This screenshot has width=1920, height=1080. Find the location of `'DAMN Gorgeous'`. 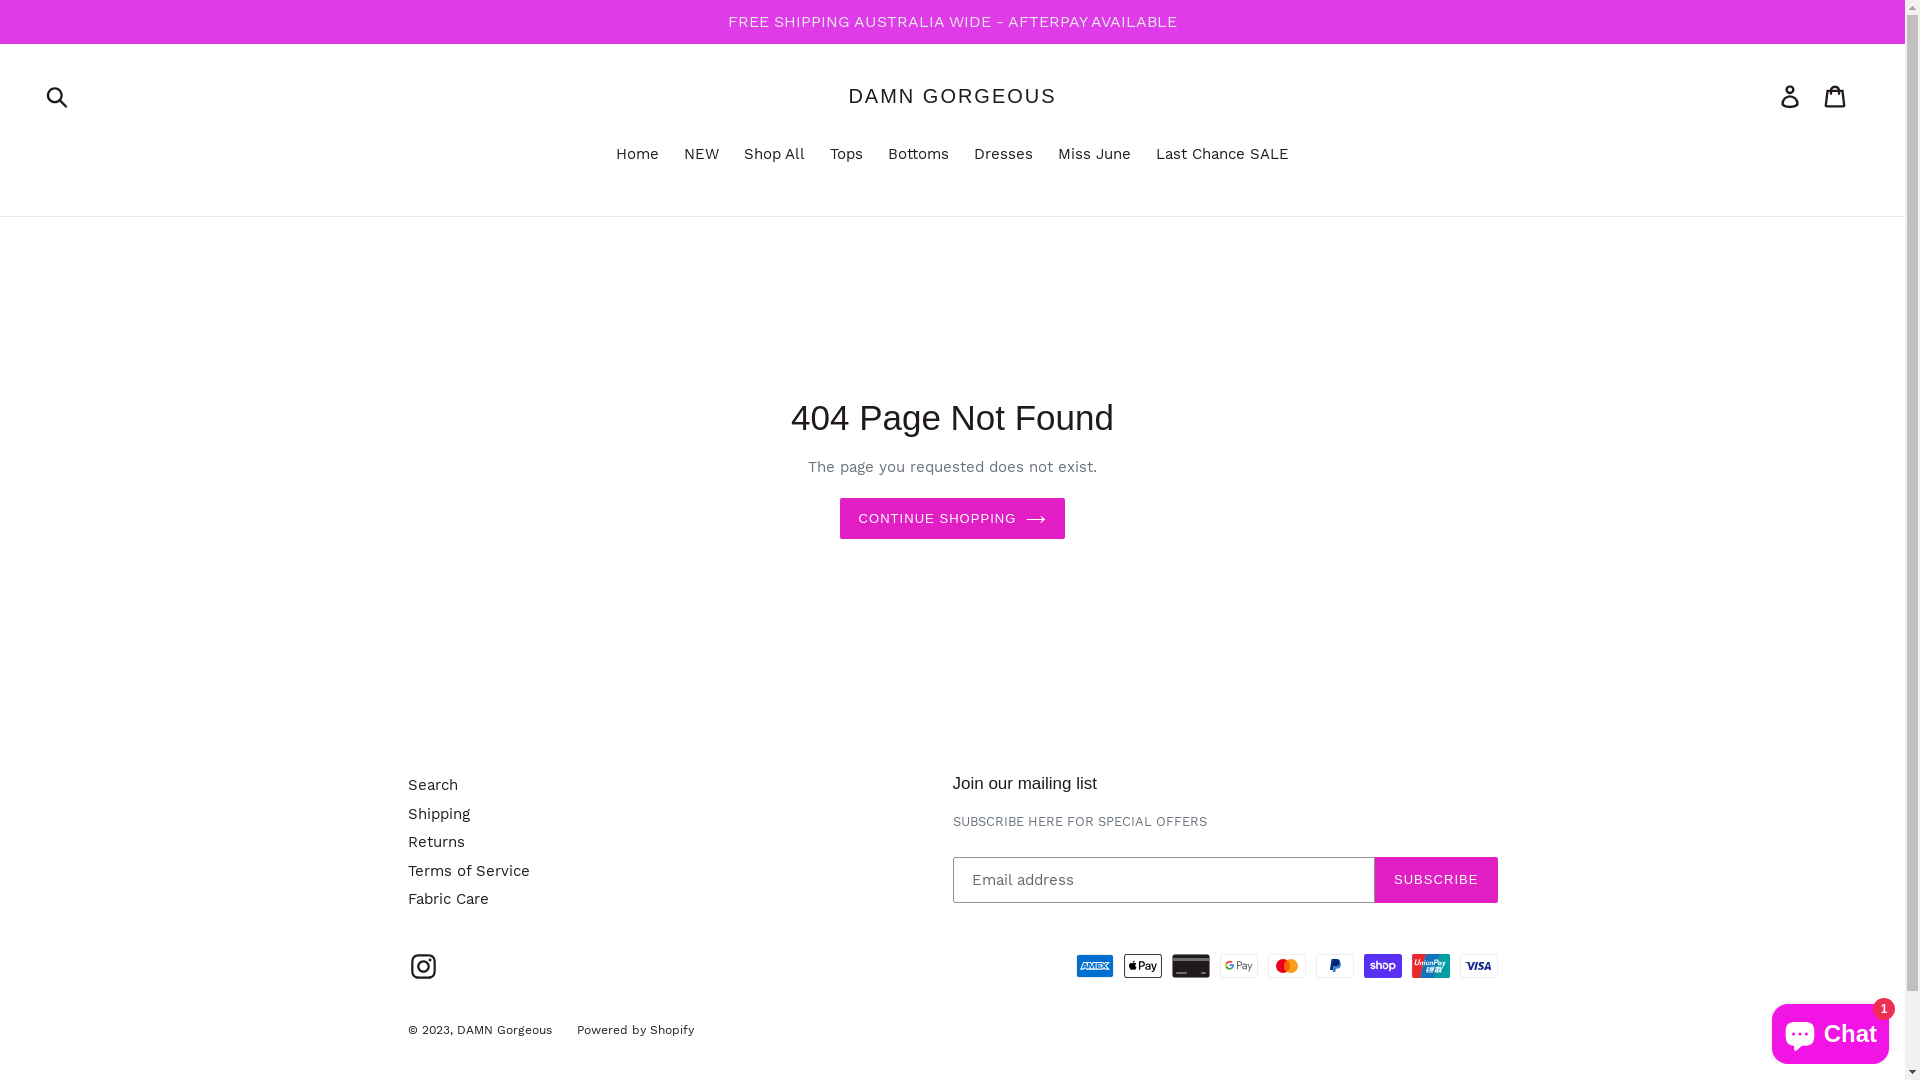

'DAMN Gorgeous' is located at coordinates (503, 1029).